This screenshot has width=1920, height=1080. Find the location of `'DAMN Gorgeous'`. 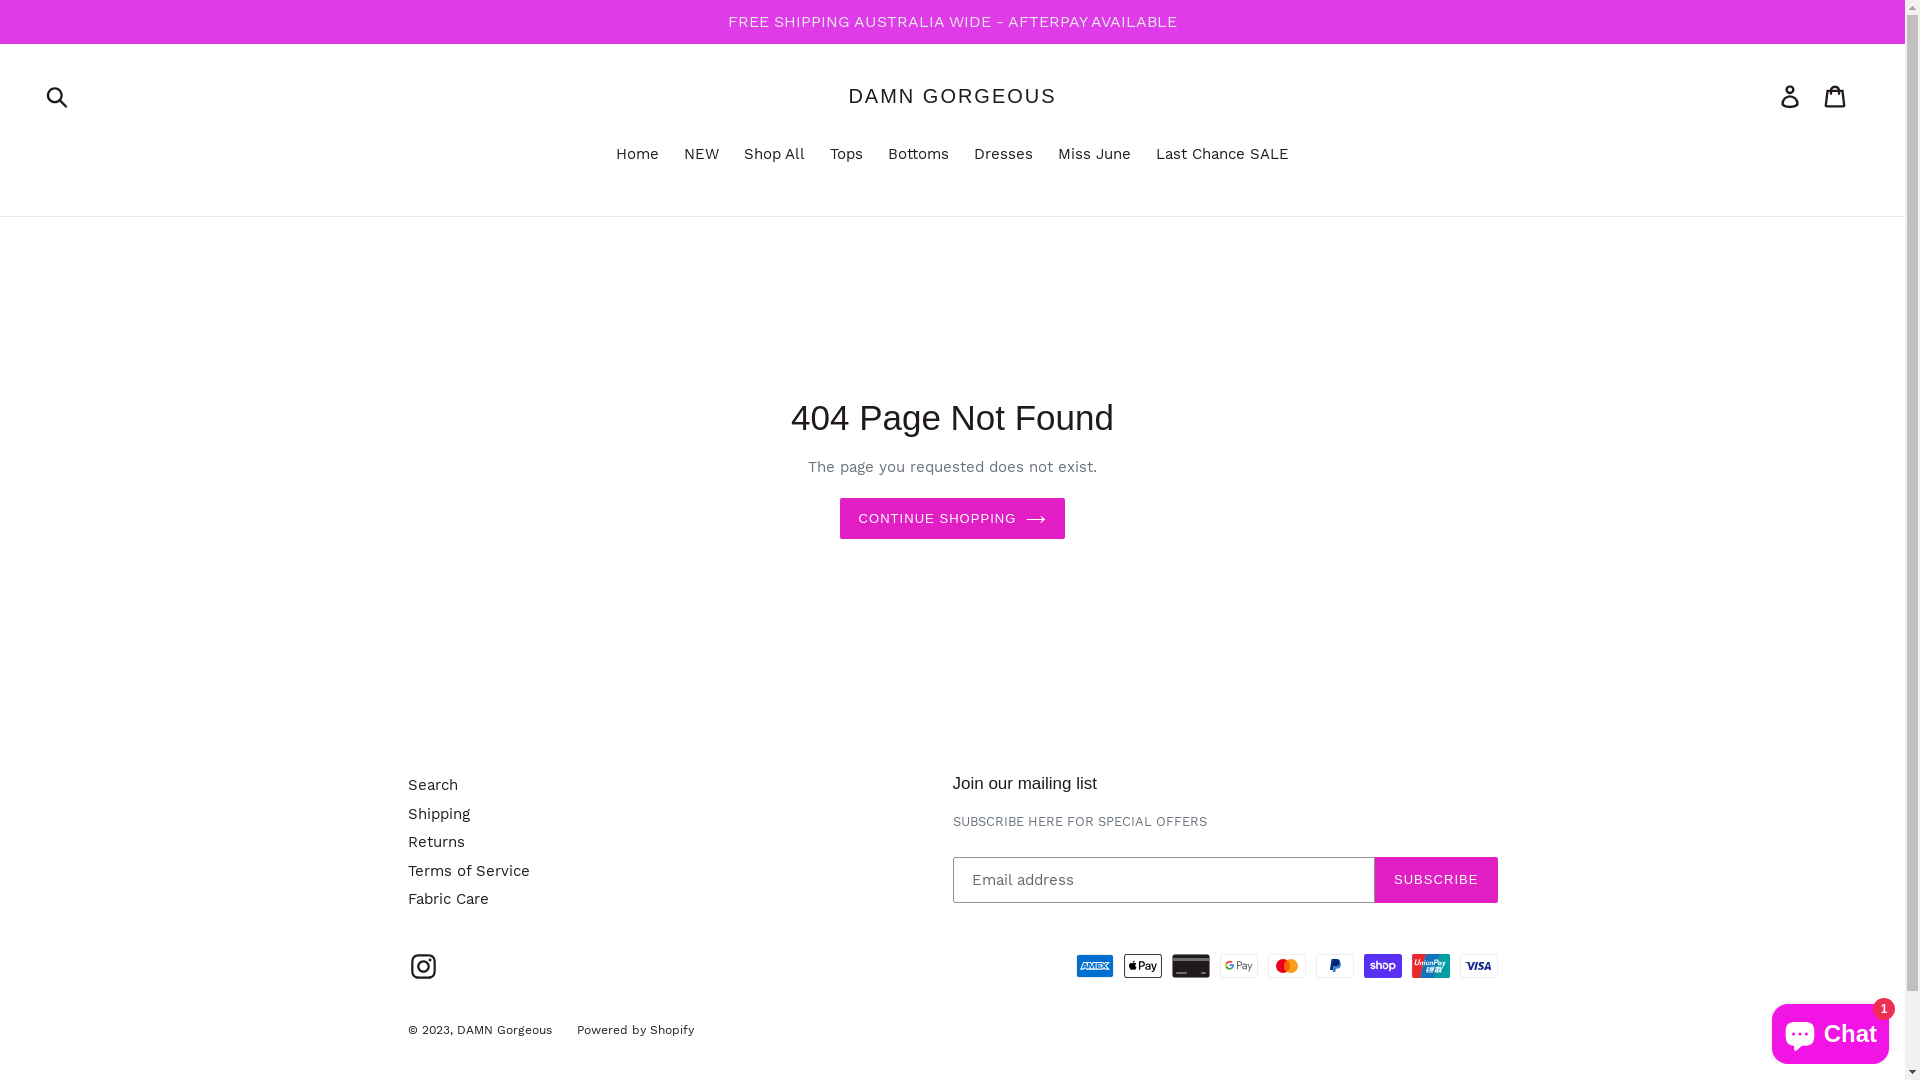

'DAMN Gorgeous' is located at coordinates (503, 1029).